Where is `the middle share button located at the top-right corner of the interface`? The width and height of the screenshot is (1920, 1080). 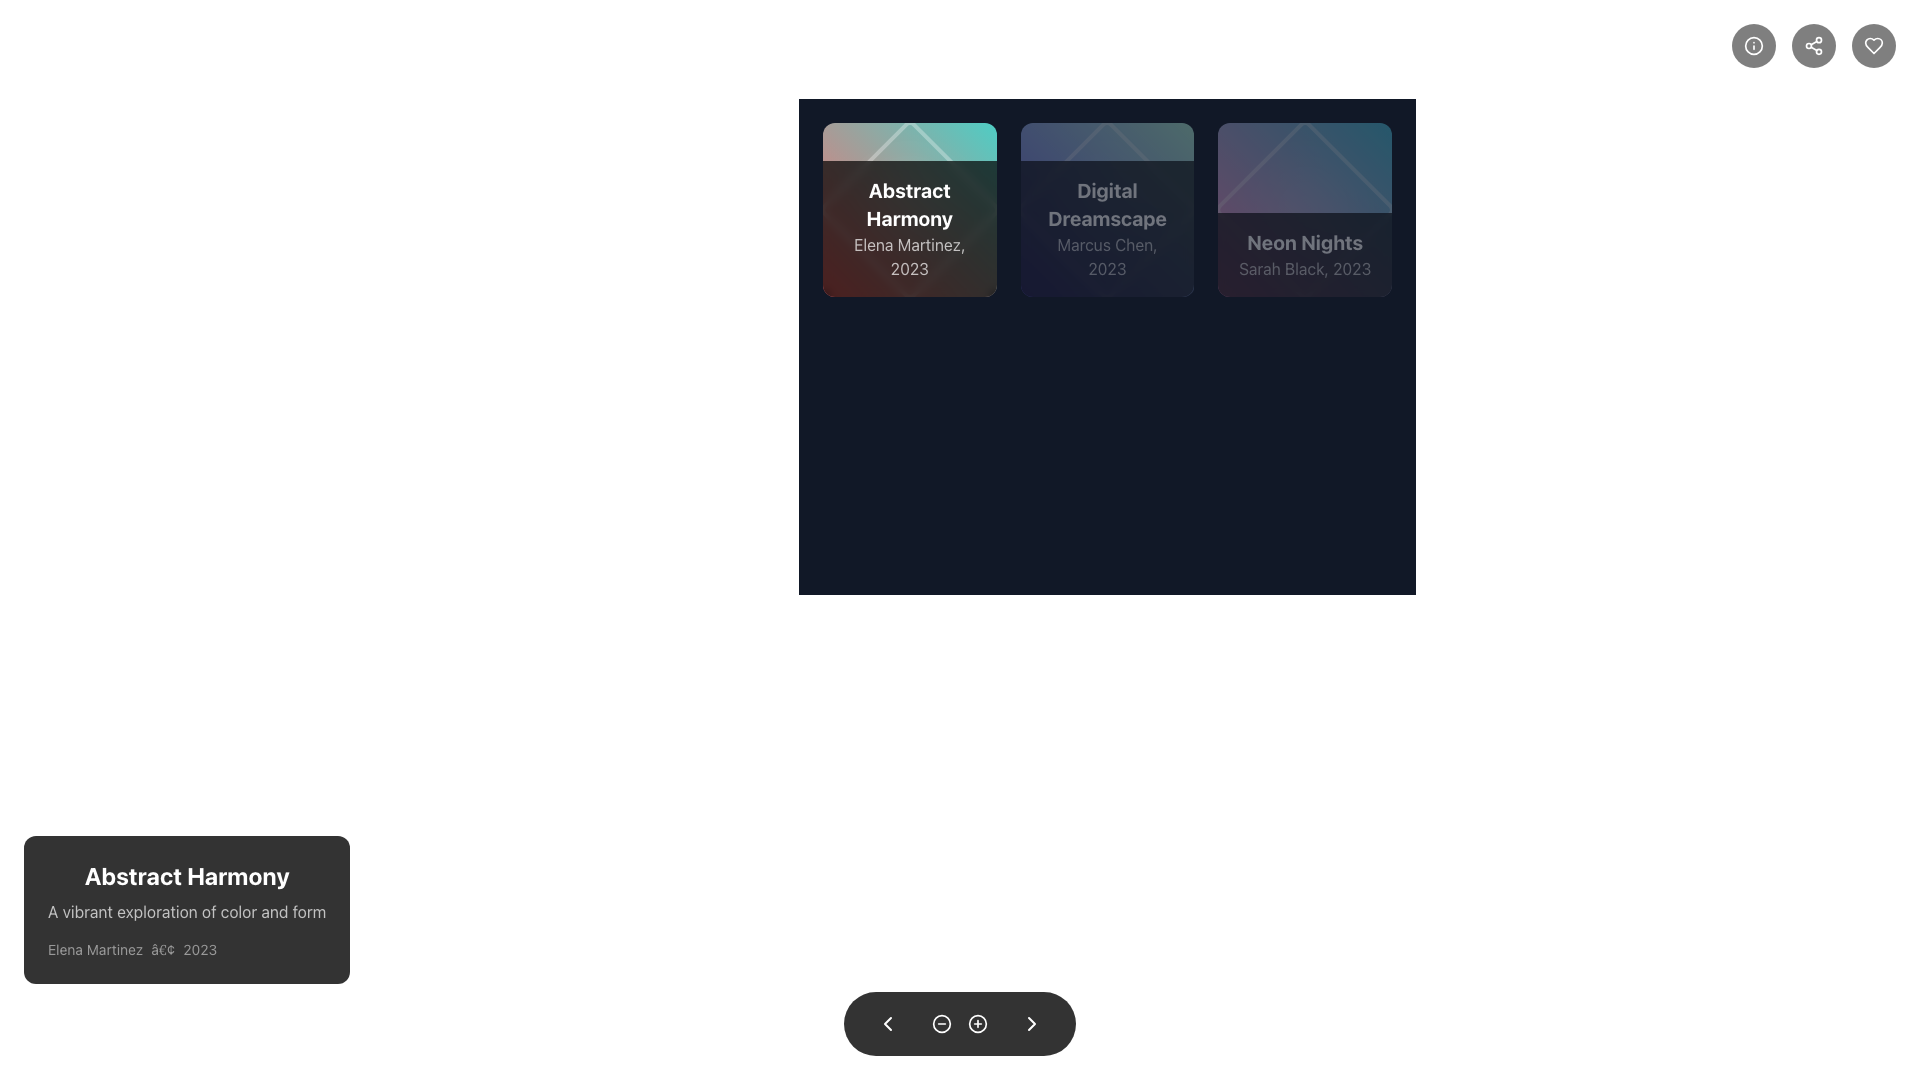 the middle share button located at the top-right corner of the interface is located at coordinates (1814, 45).